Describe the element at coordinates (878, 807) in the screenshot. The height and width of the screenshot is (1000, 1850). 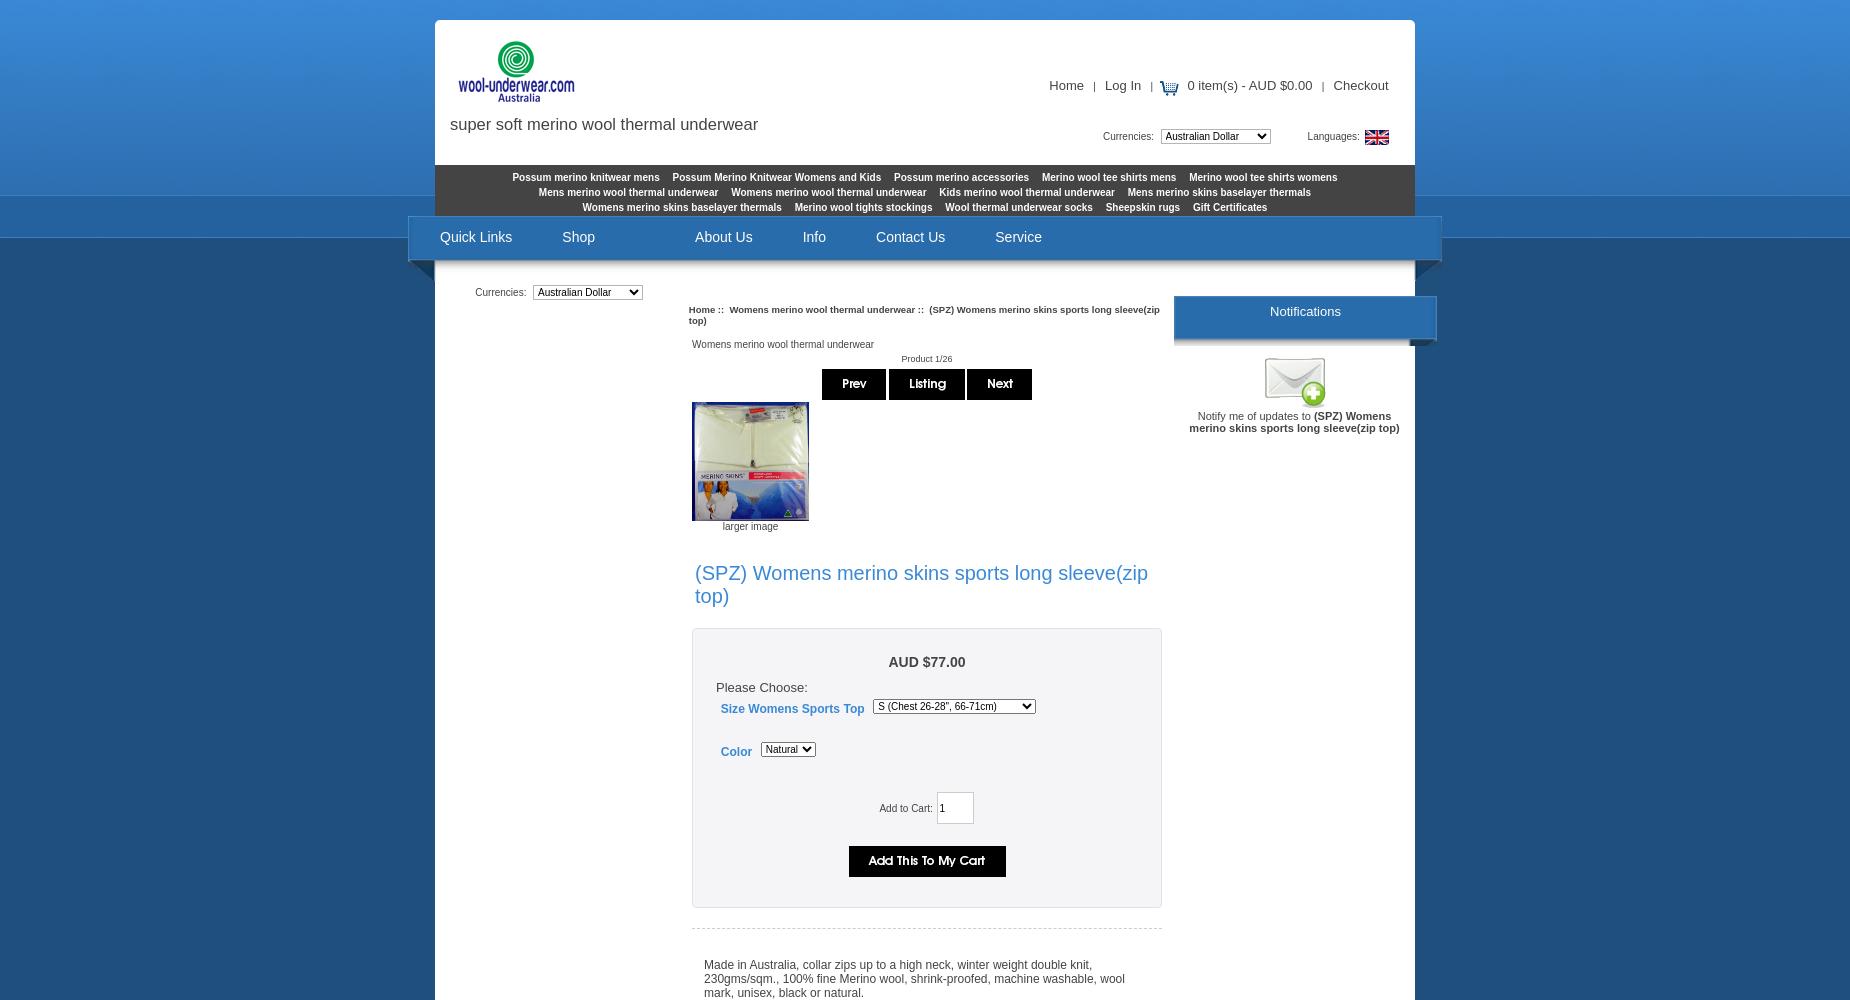
I see `'Add to Cart:'` at that location.